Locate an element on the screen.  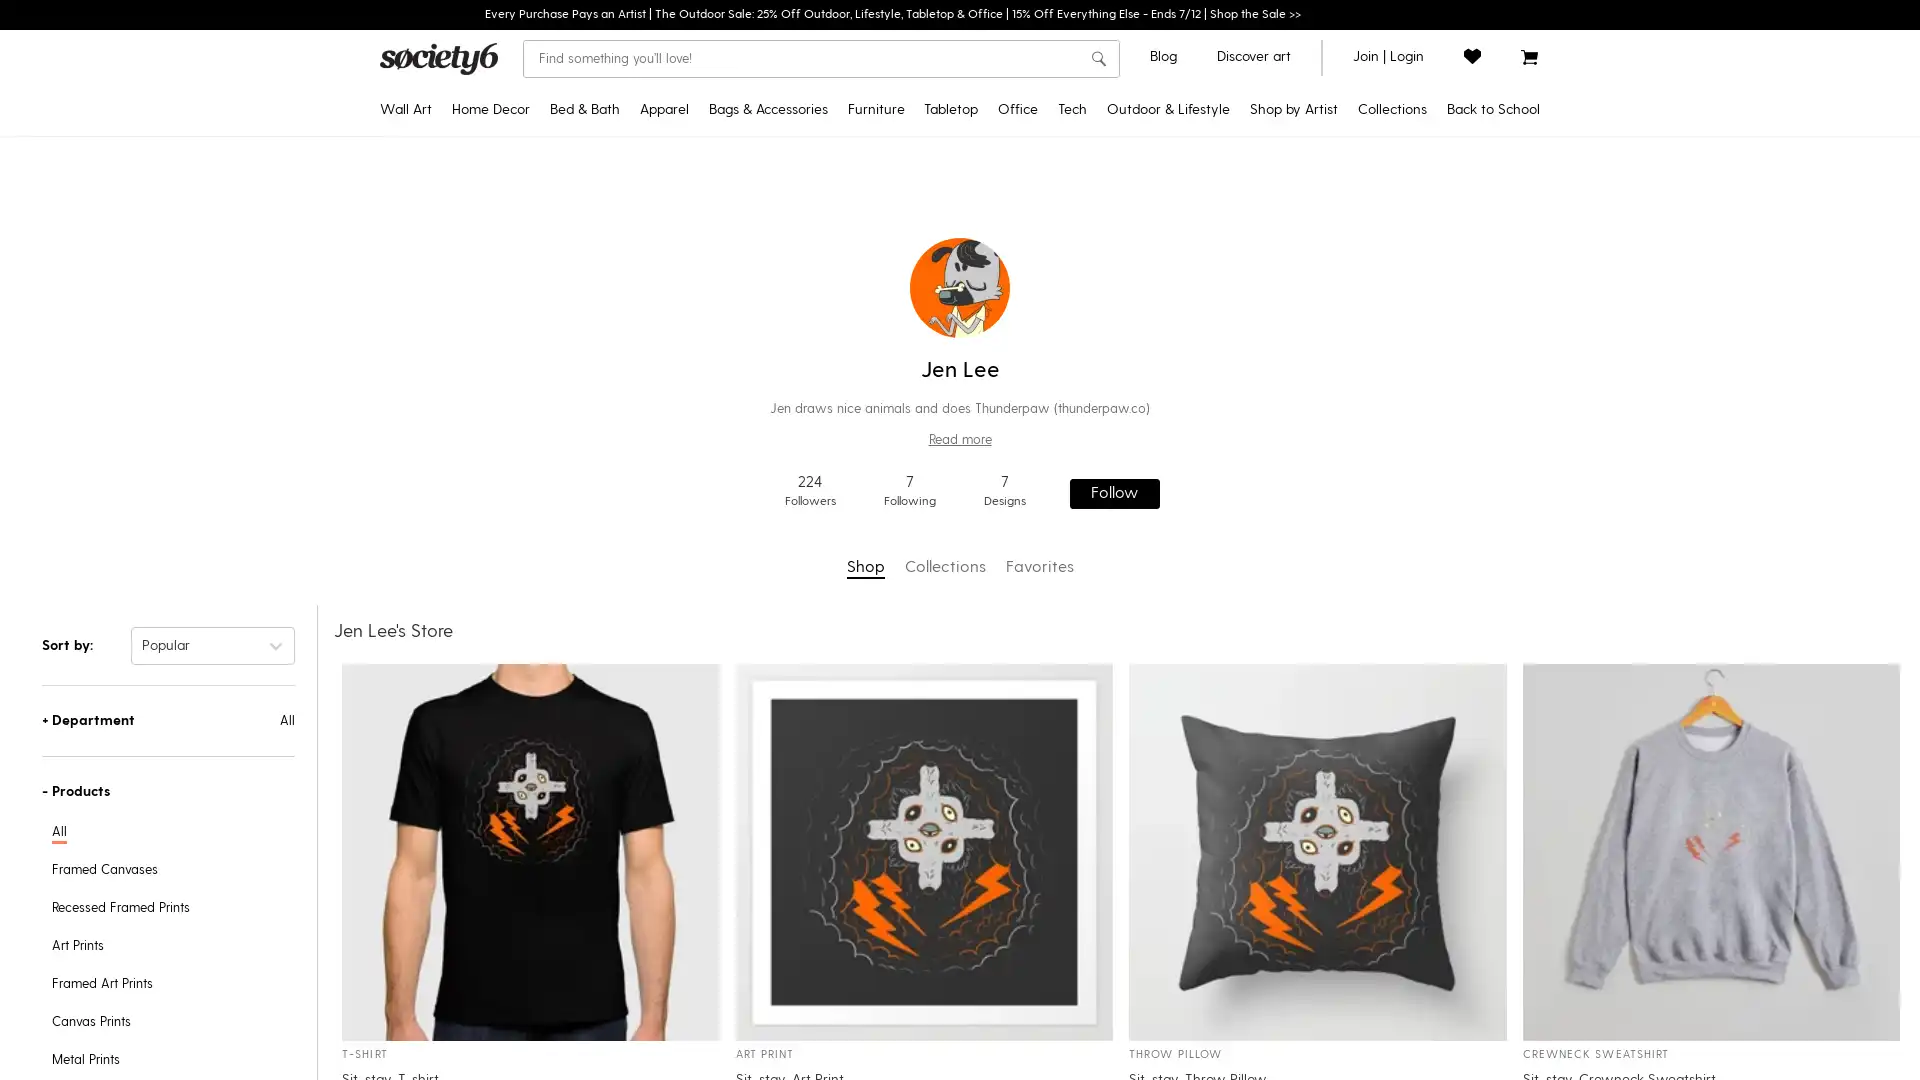
Counter Stools is located at coordinates (910, 256).